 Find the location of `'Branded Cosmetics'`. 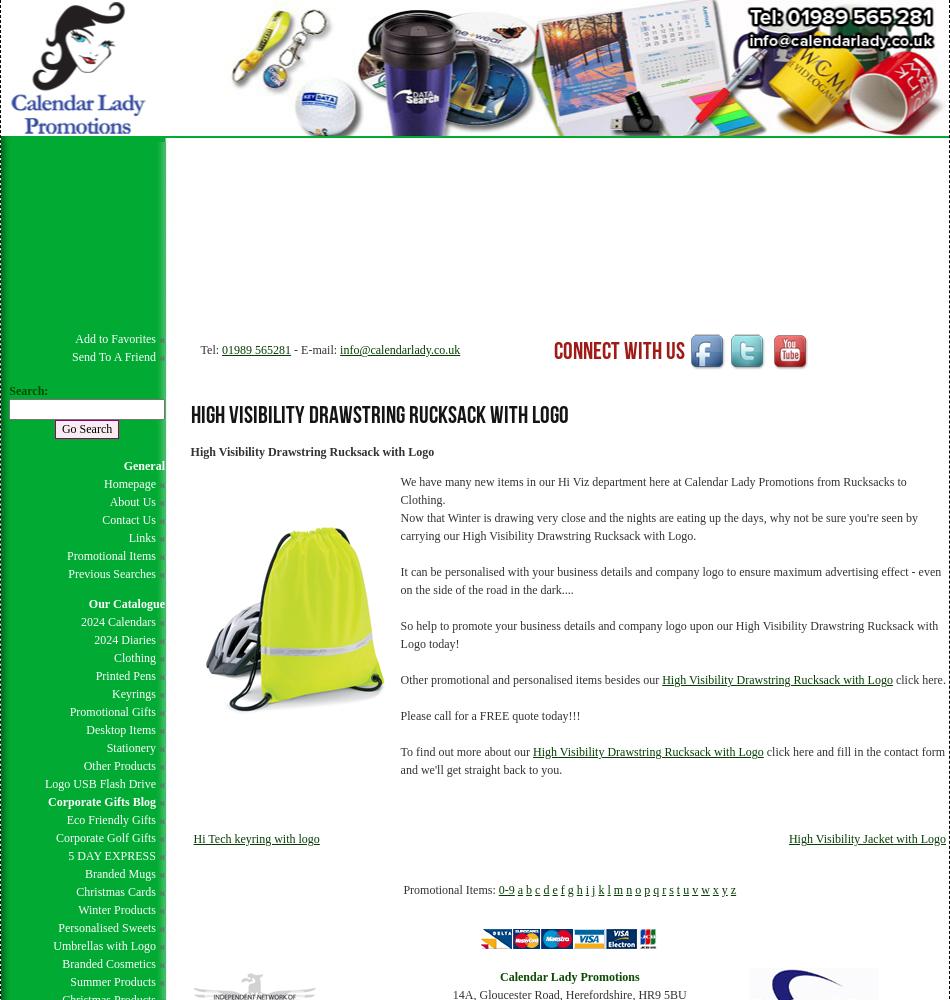

'Branded Cosmetics' is located at coordinates (108, 963).